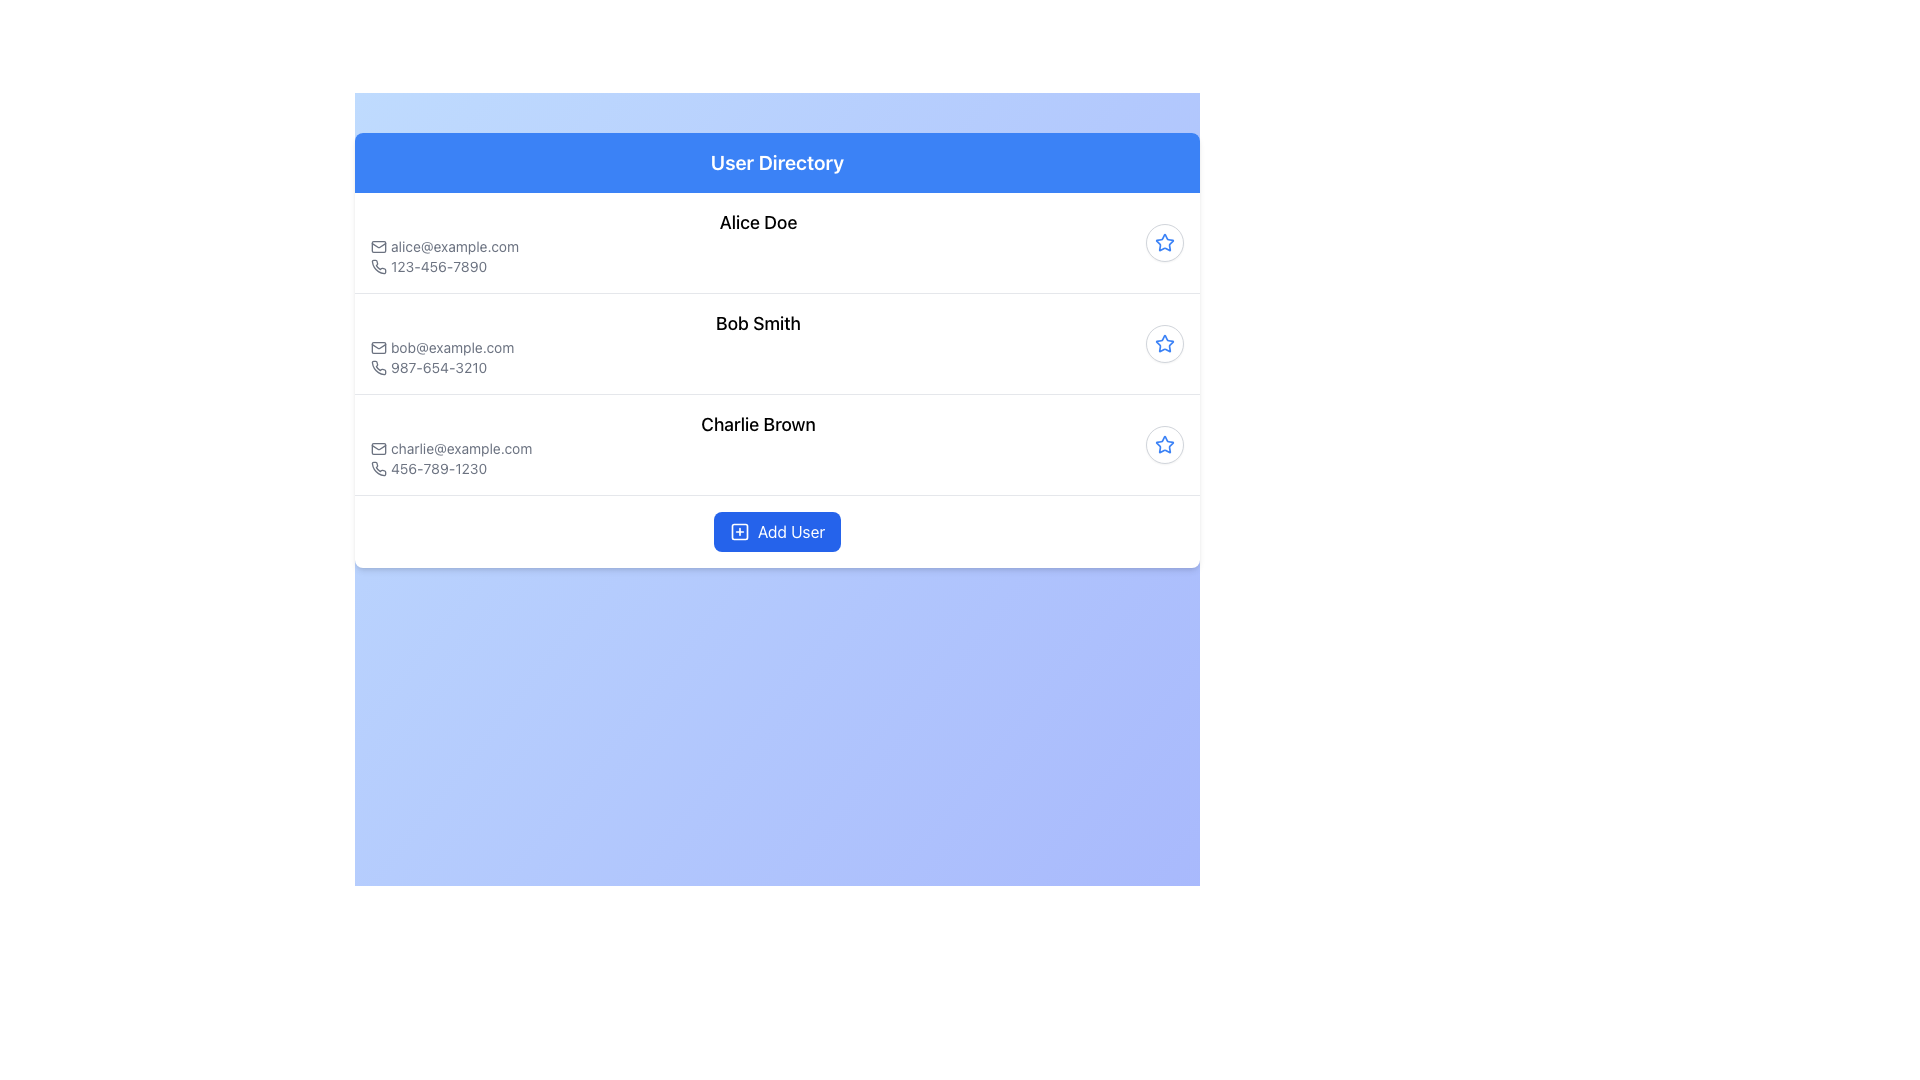  I want to click on the envelope icon representing the email address associated with the user 'Charlie Brown' to interact with the email address, so click(379, 447).